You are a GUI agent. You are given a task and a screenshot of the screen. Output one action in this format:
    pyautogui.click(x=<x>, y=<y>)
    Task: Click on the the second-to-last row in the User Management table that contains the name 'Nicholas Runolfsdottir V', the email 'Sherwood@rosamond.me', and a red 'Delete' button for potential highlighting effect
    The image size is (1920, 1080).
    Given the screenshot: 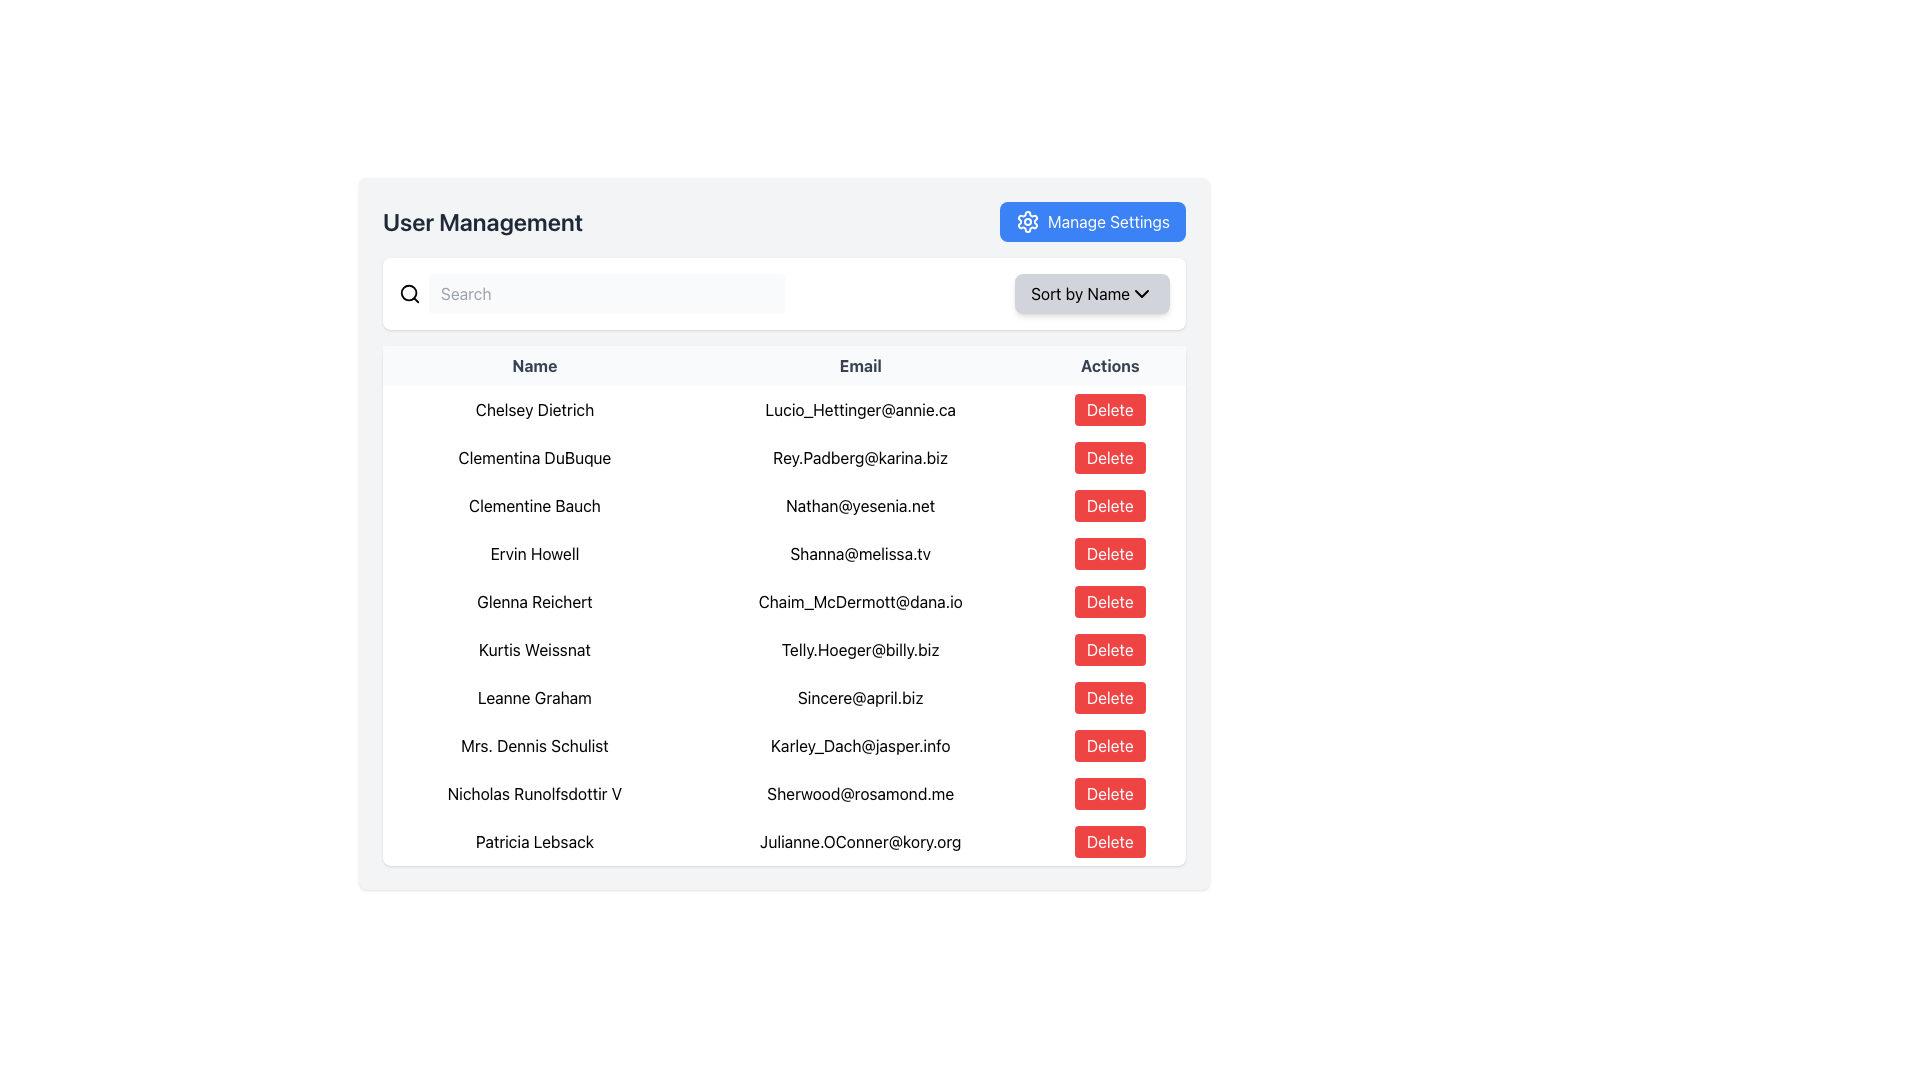 What is the action you would take?
    pyautogui.click(x=783, y=793)
    